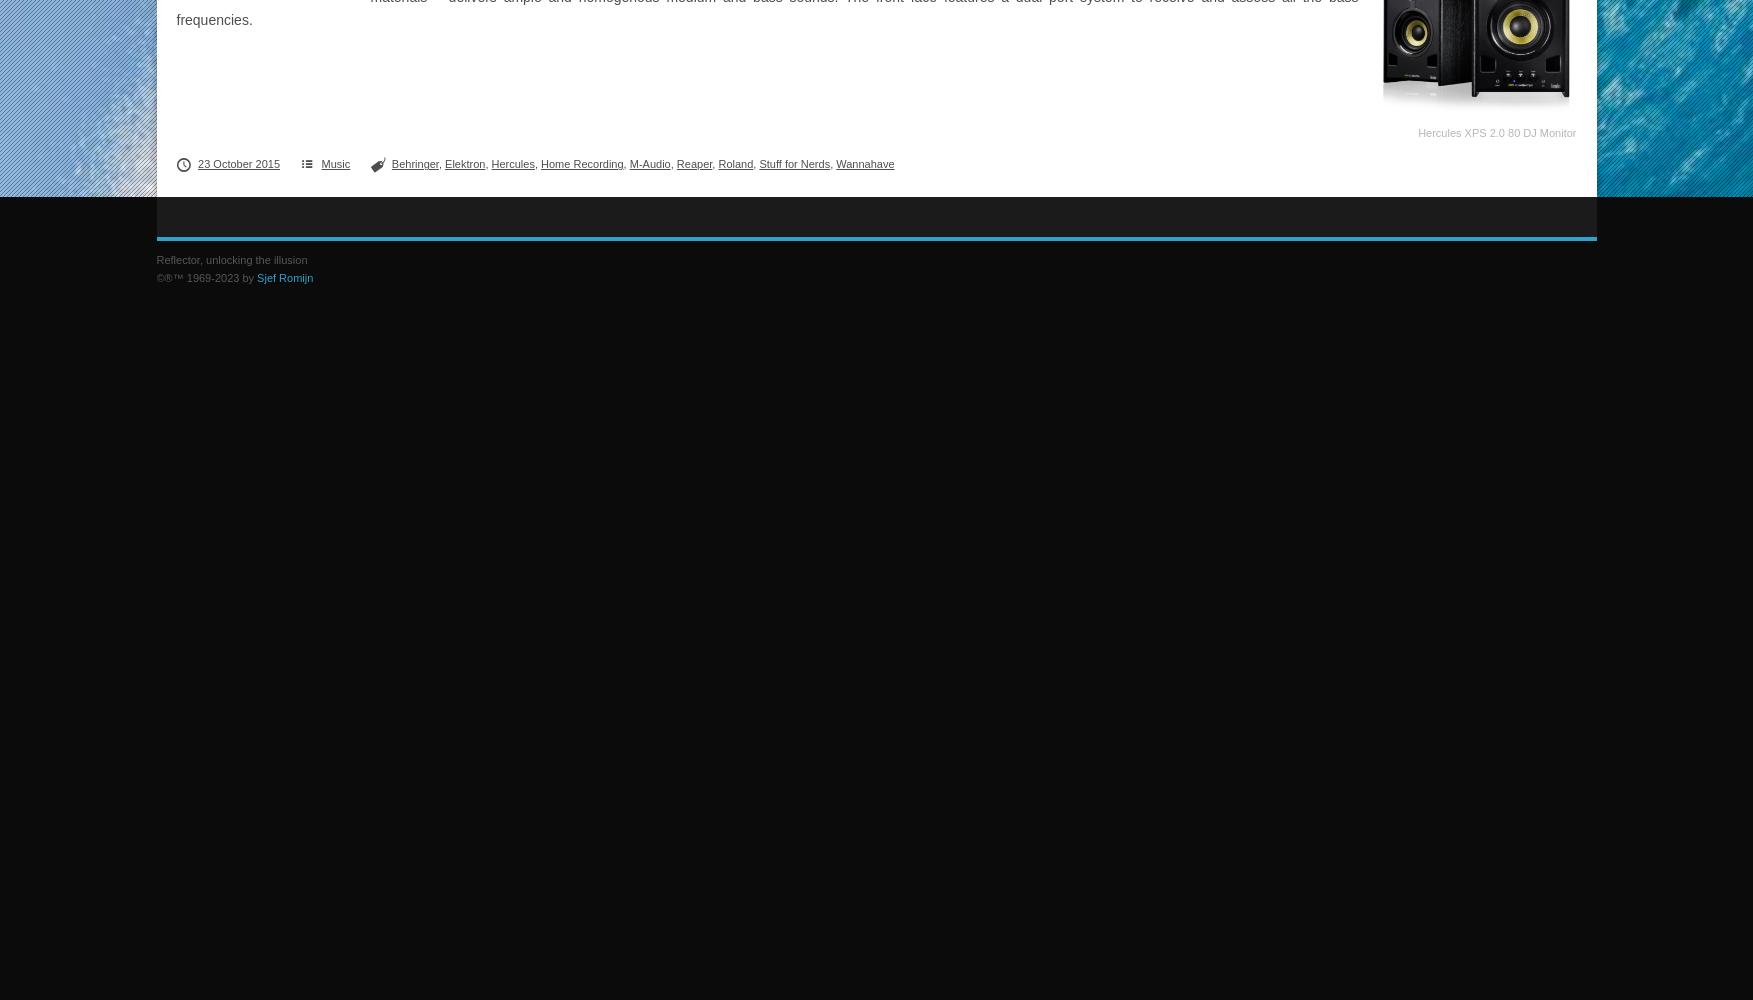  What do you see at coordinates (627, 164) in the screenshot?
I see `'M-Audio'` at bounding box center [627, 164].